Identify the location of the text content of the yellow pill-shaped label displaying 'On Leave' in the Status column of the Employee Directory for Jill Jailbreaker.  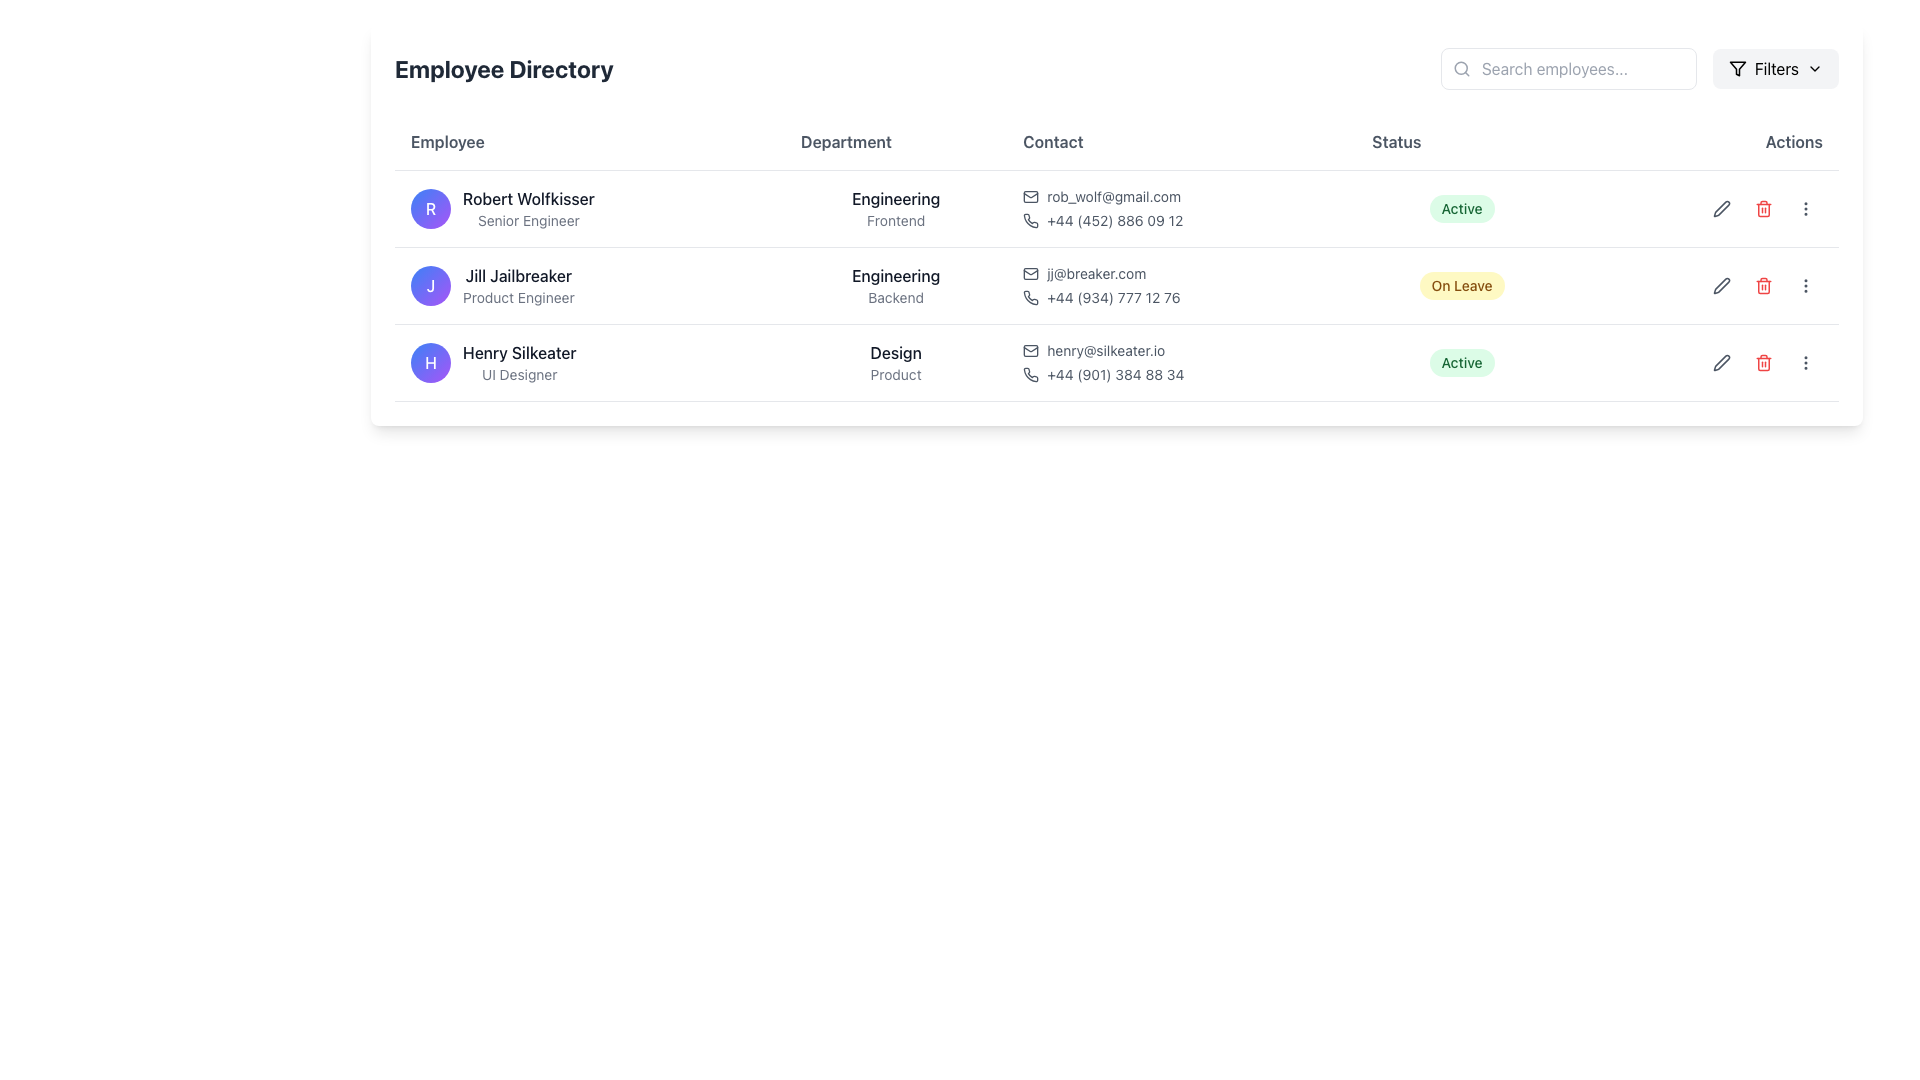
(1462, 285).